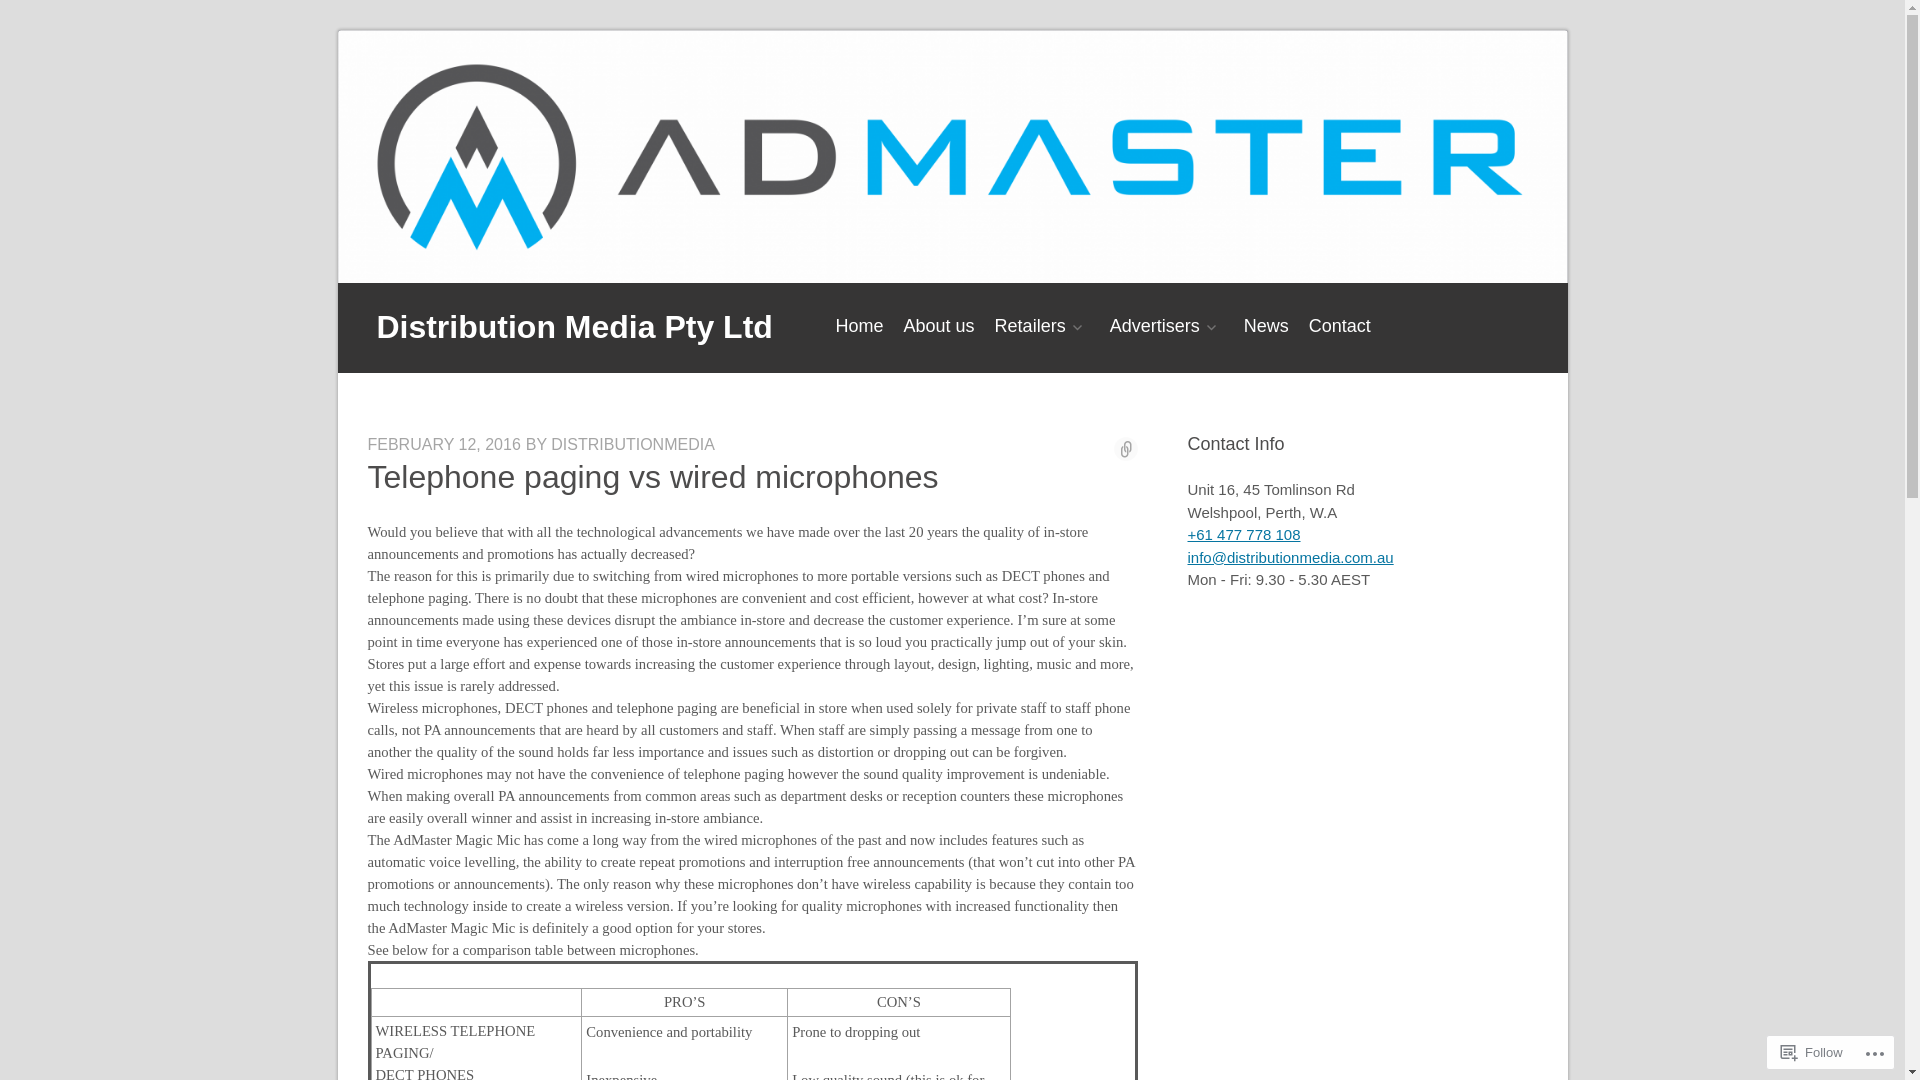 The width and height of the screenshot is (1920, 1080). Describe the element at coordinates (1265, 325) in the screenshot. I see `'News'` at that location.